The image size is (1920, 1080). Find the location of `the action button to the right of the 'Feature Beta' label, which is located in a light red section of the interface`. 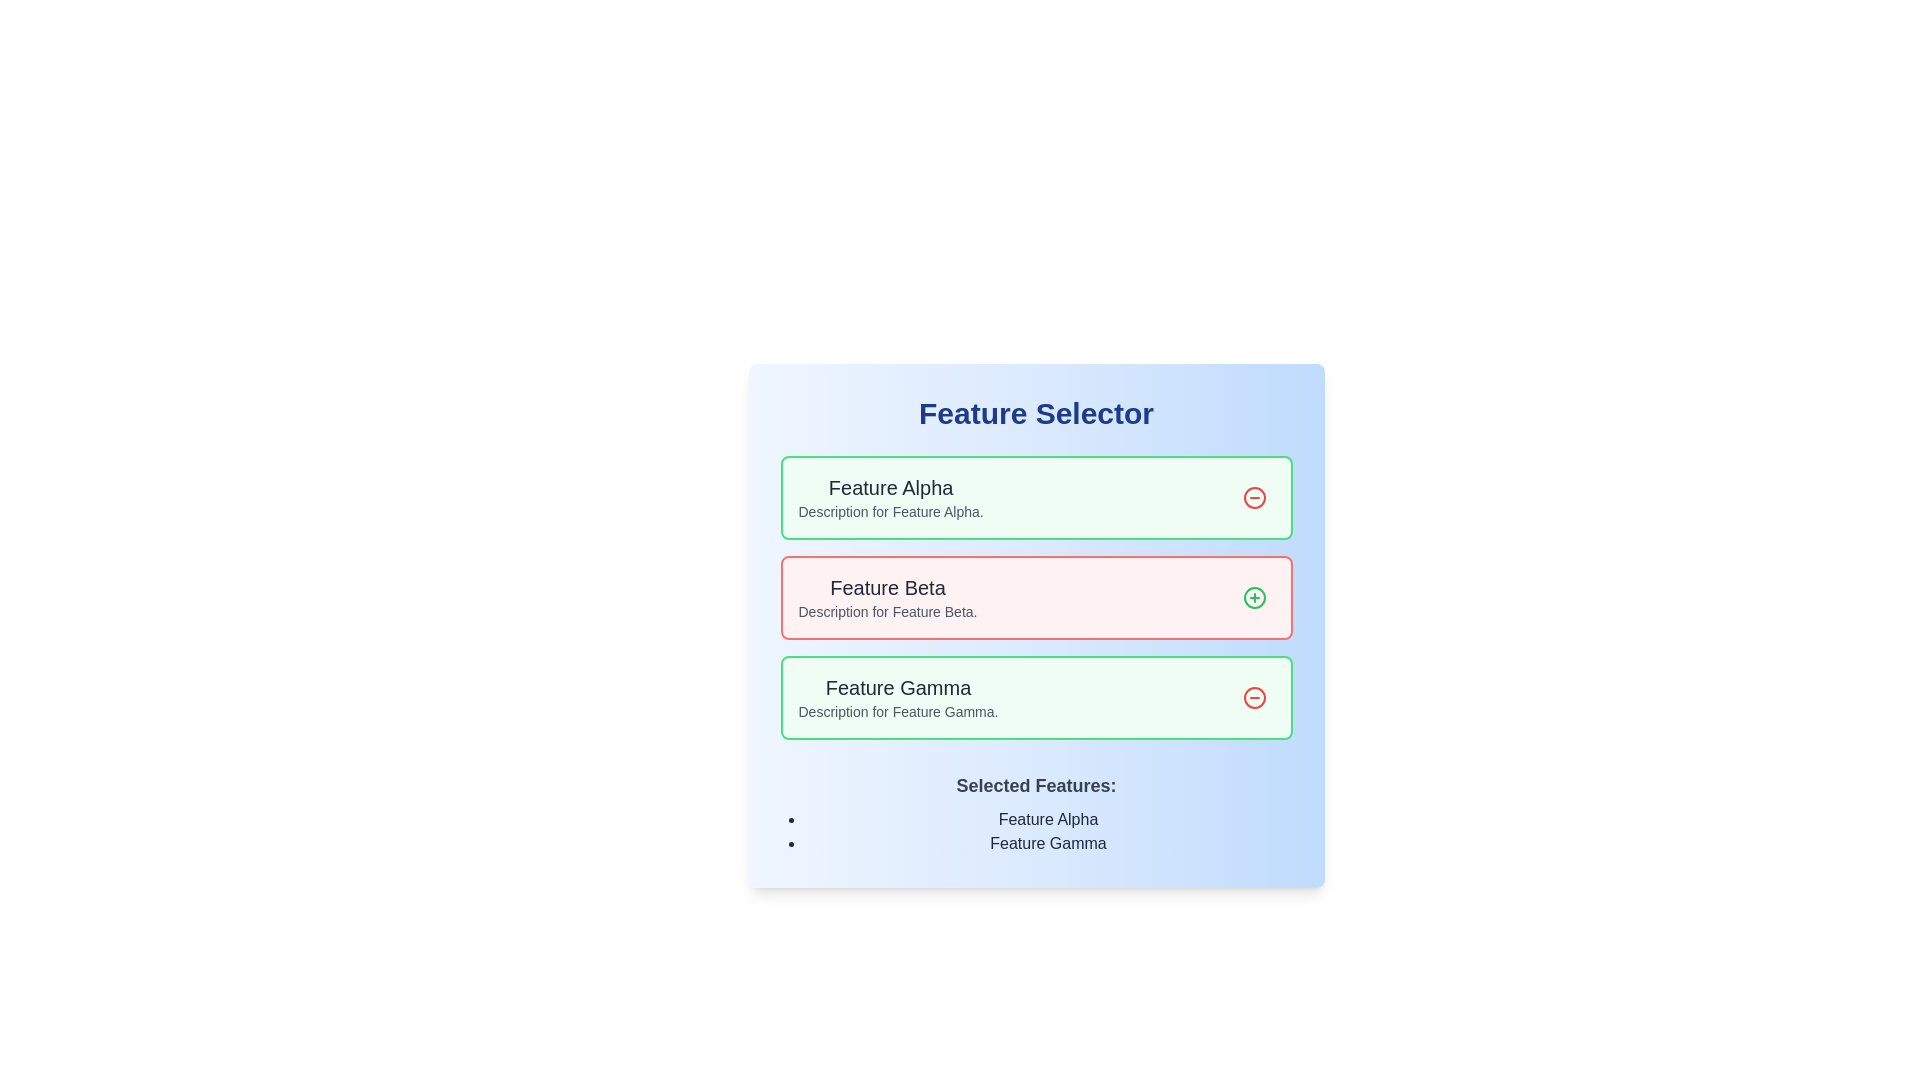

the action button to the right of the 'Feature Beta' label, which is located in a light red section of the interface is located at coordinates (1253, 596).